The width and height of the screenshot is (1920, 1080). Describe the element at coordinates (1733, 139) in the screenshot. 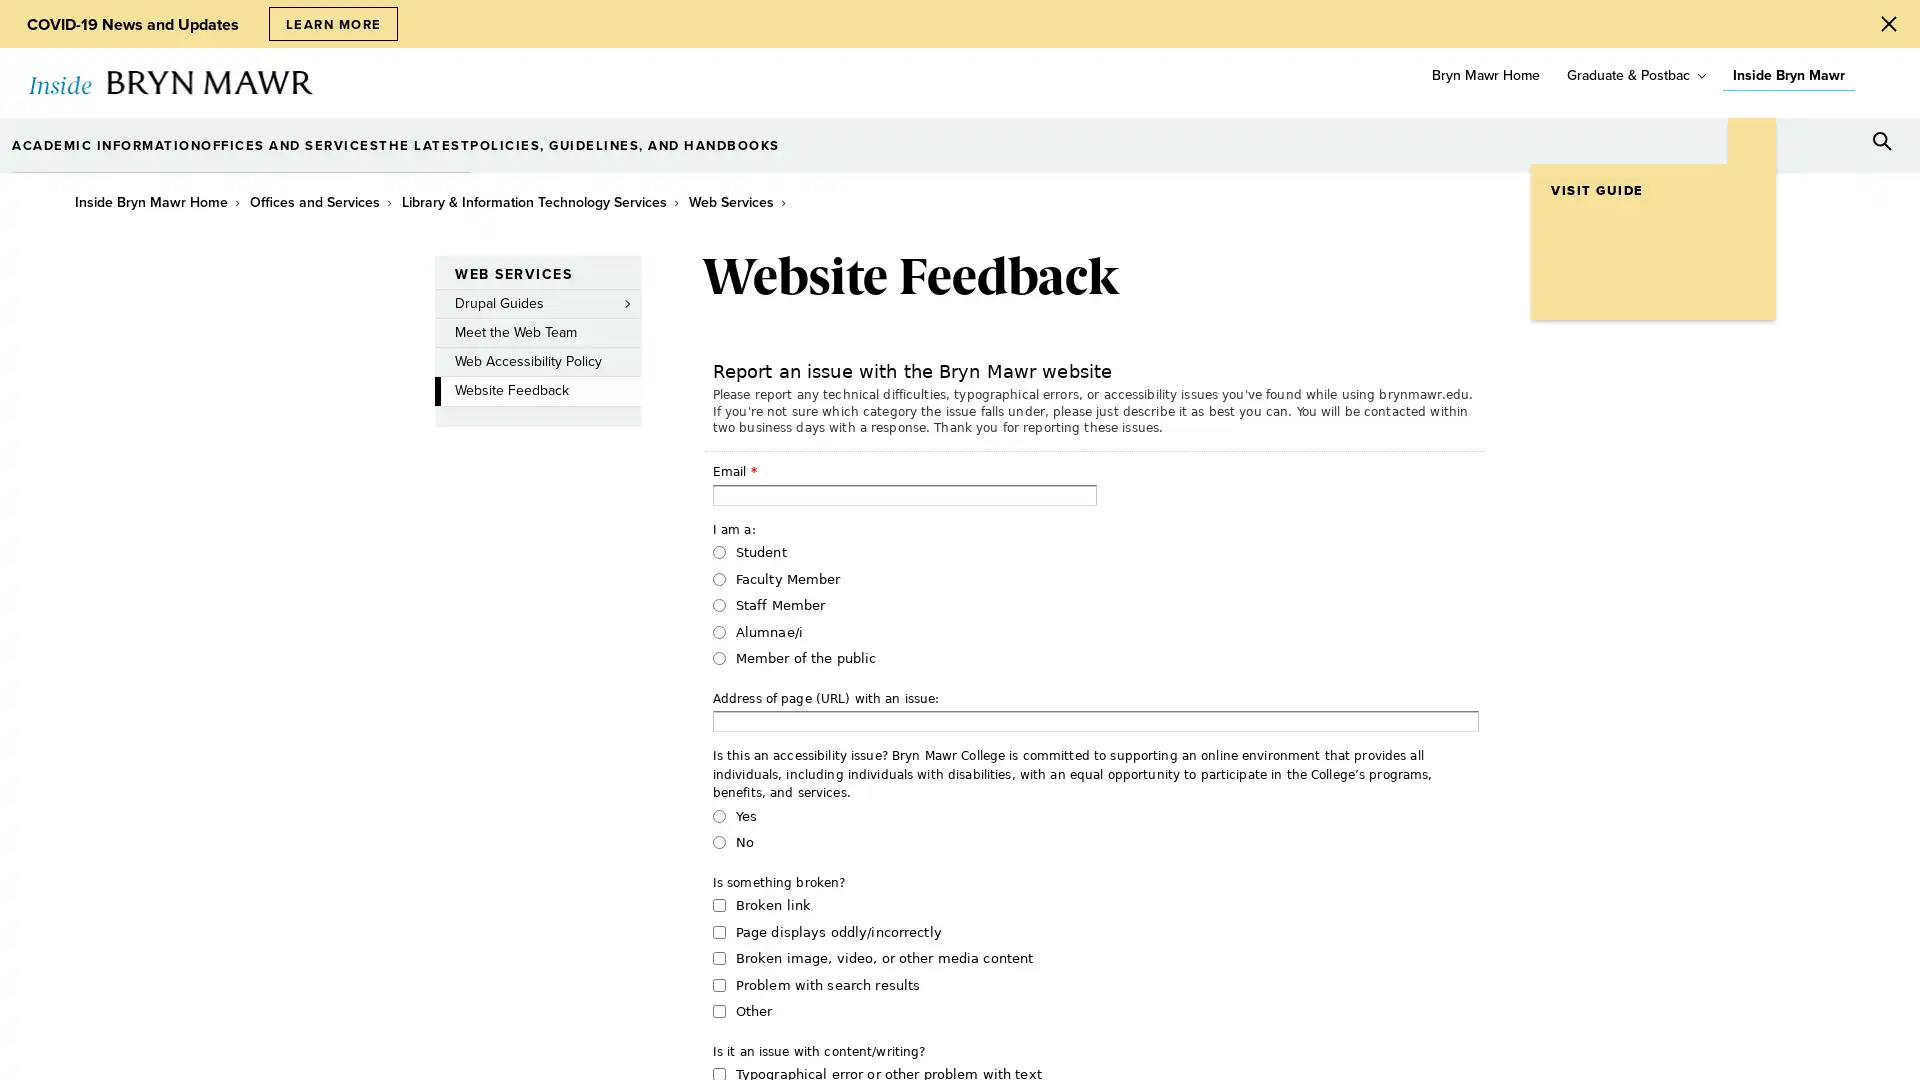

I see `Open Location menu` at that location.